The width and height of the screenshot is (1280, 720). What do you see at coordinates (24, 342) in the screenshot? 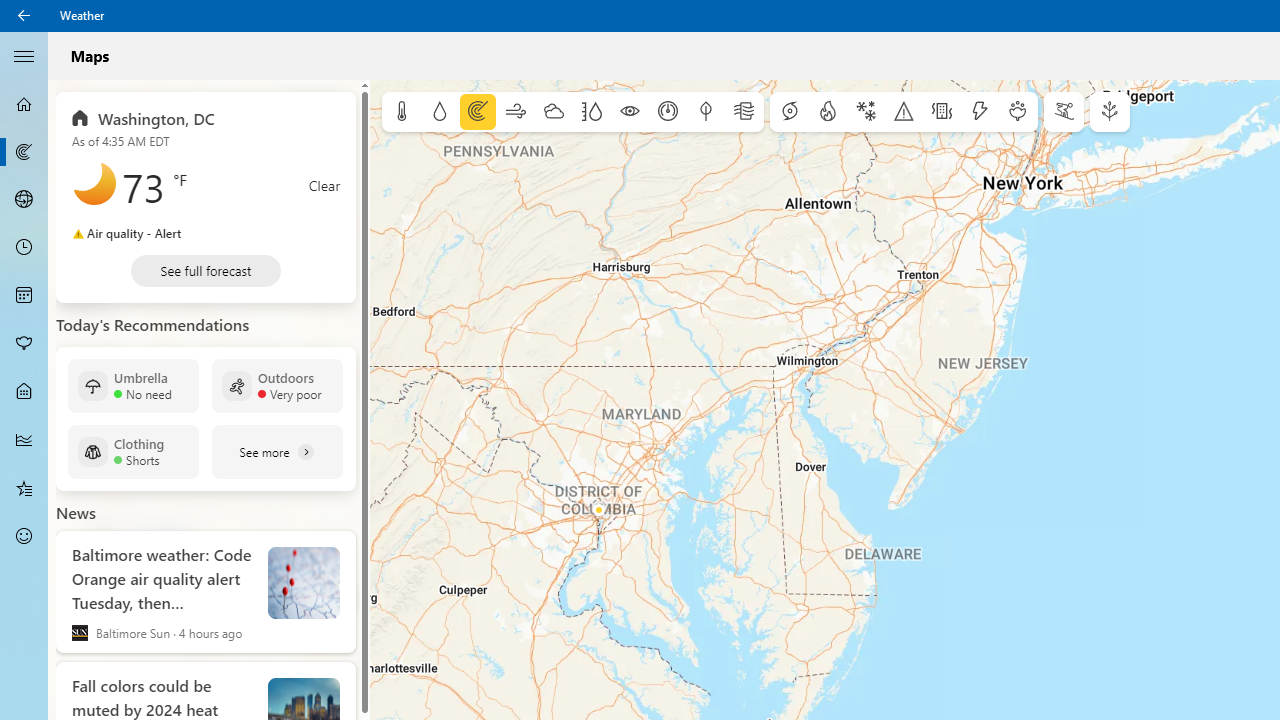
I see `'Pollen - Not Selected'` at bounding box center [24, 342].